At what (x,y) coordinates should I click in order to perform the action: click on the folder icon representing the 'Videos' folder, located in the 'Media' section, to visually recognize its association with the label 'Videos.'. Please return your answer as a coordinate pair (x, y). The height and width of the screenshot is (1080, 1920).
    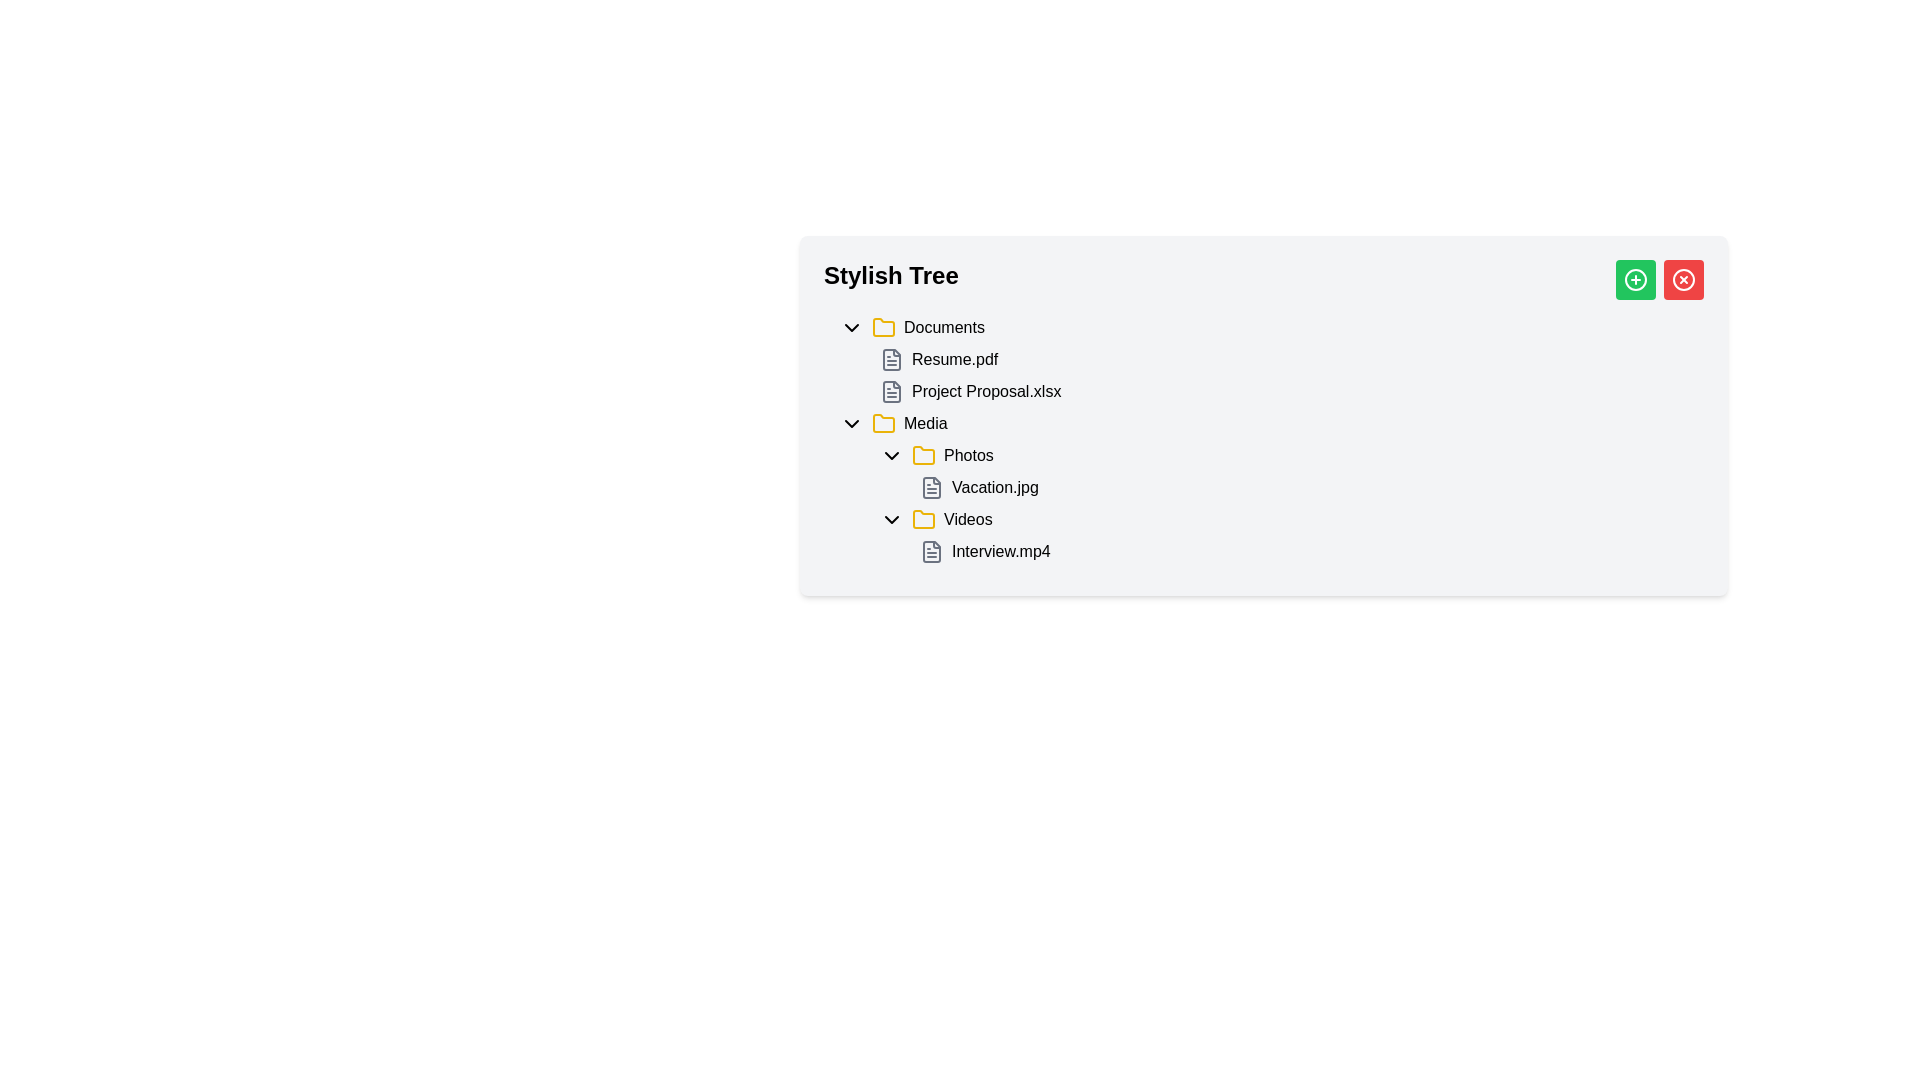
    Looking at the image, I should click on (923, 519).